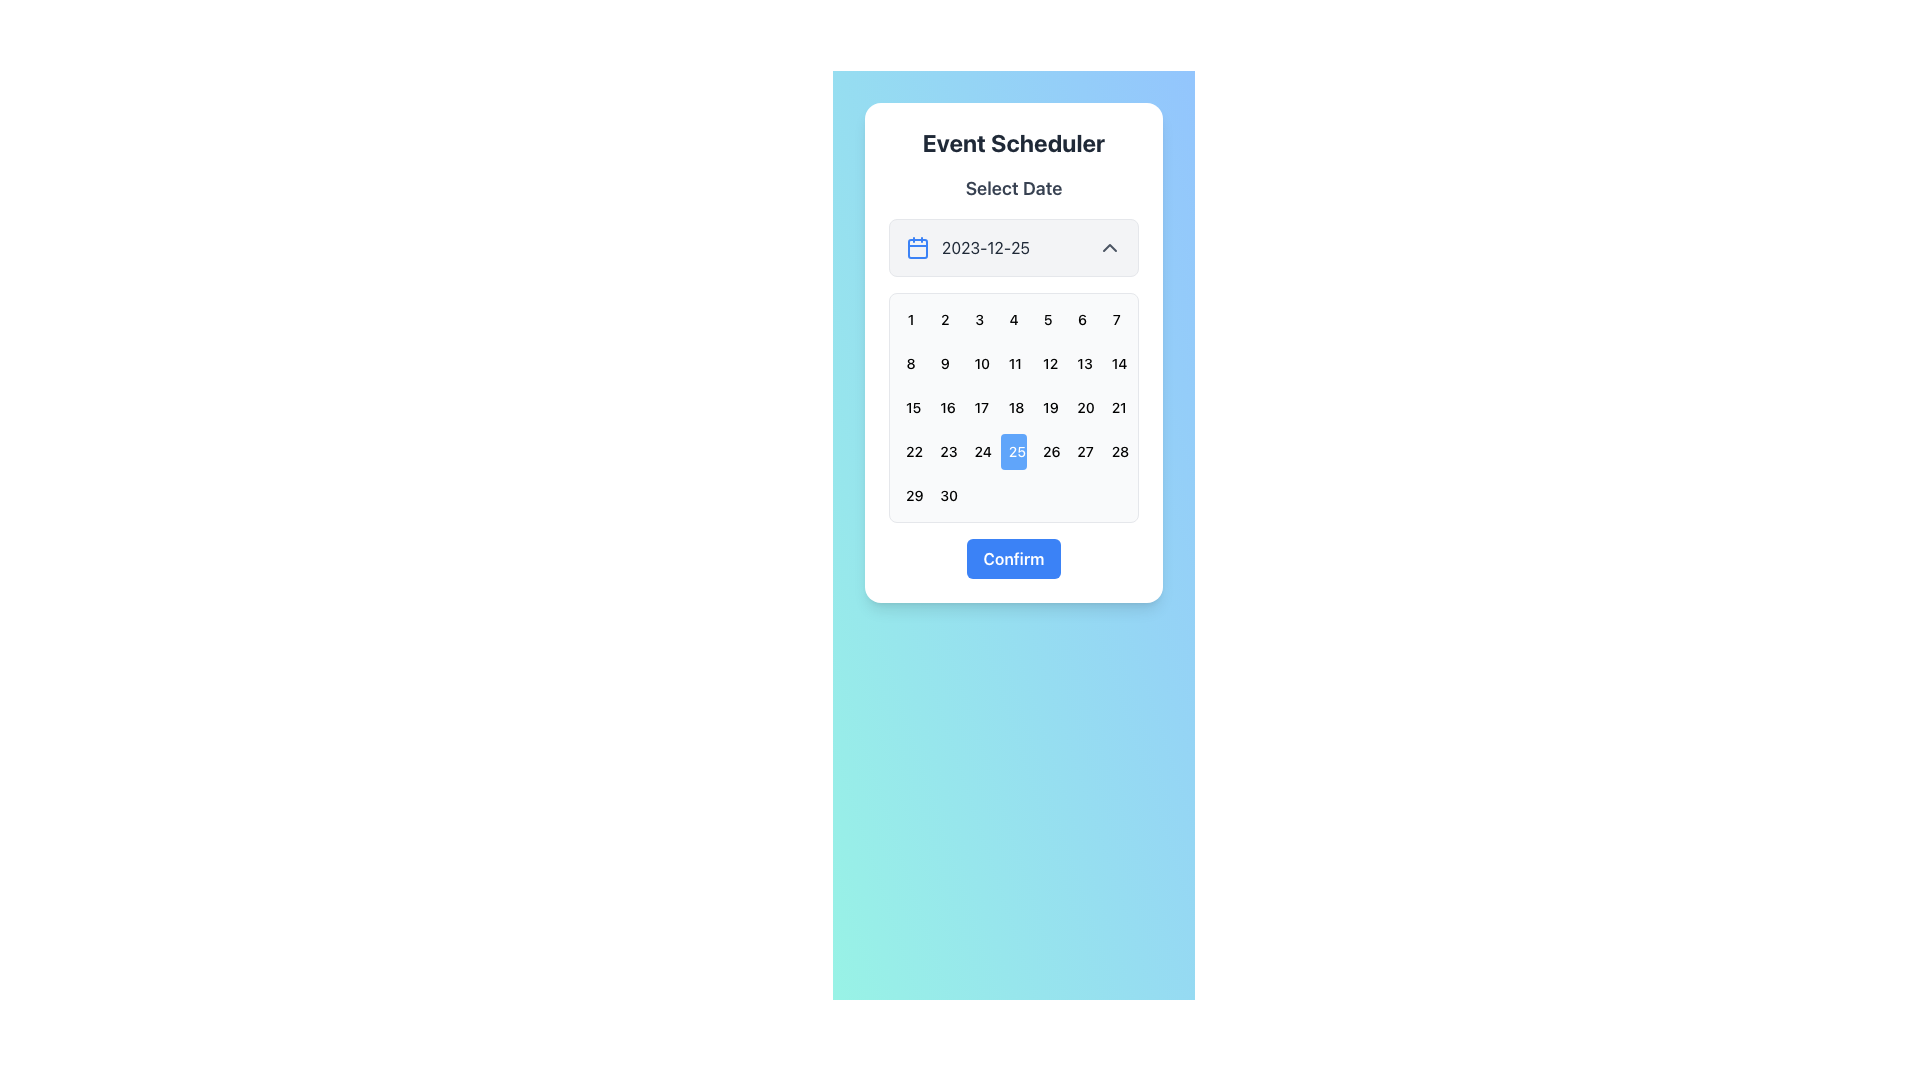 This screenshot has height=1080, width=1920. What do you see at coordinates (1013, 407) in the screenshot?
I see `the rounded rectangular button displaying the number '18'` at bounding box center [1013, 407].